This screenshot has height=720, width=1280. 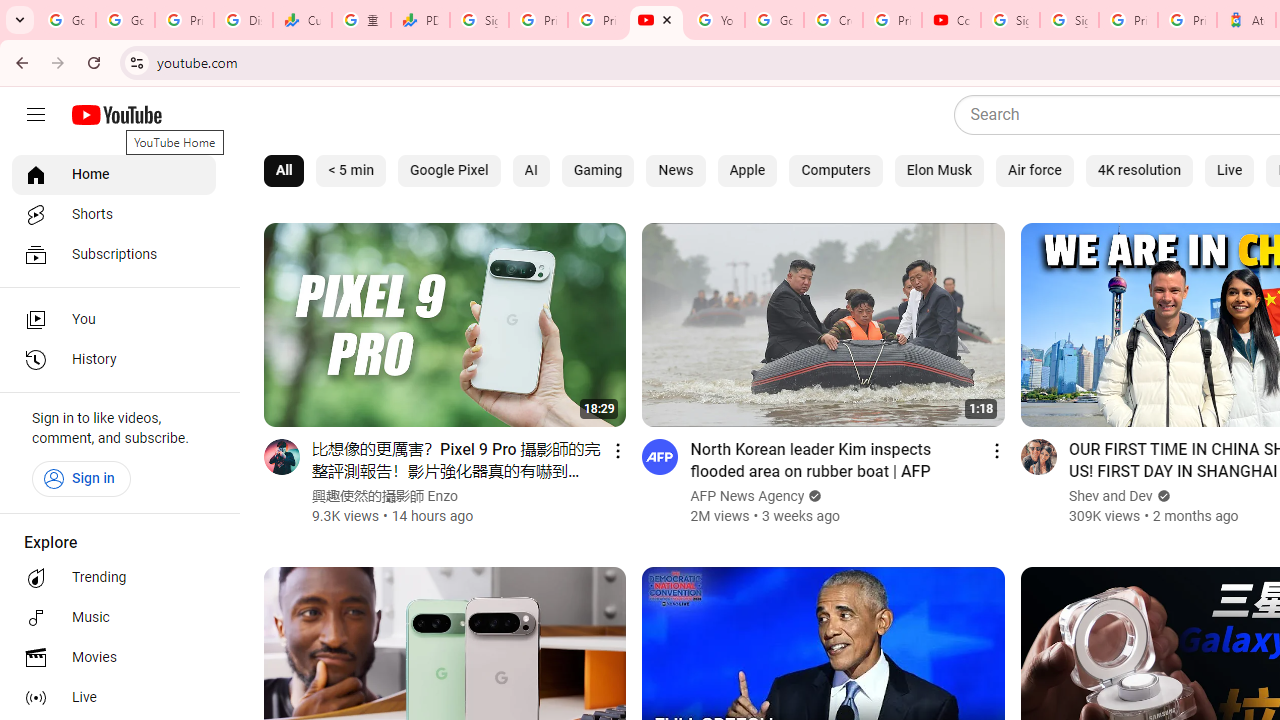 I want to click on 'Air force', so click(x=1034, y=170).